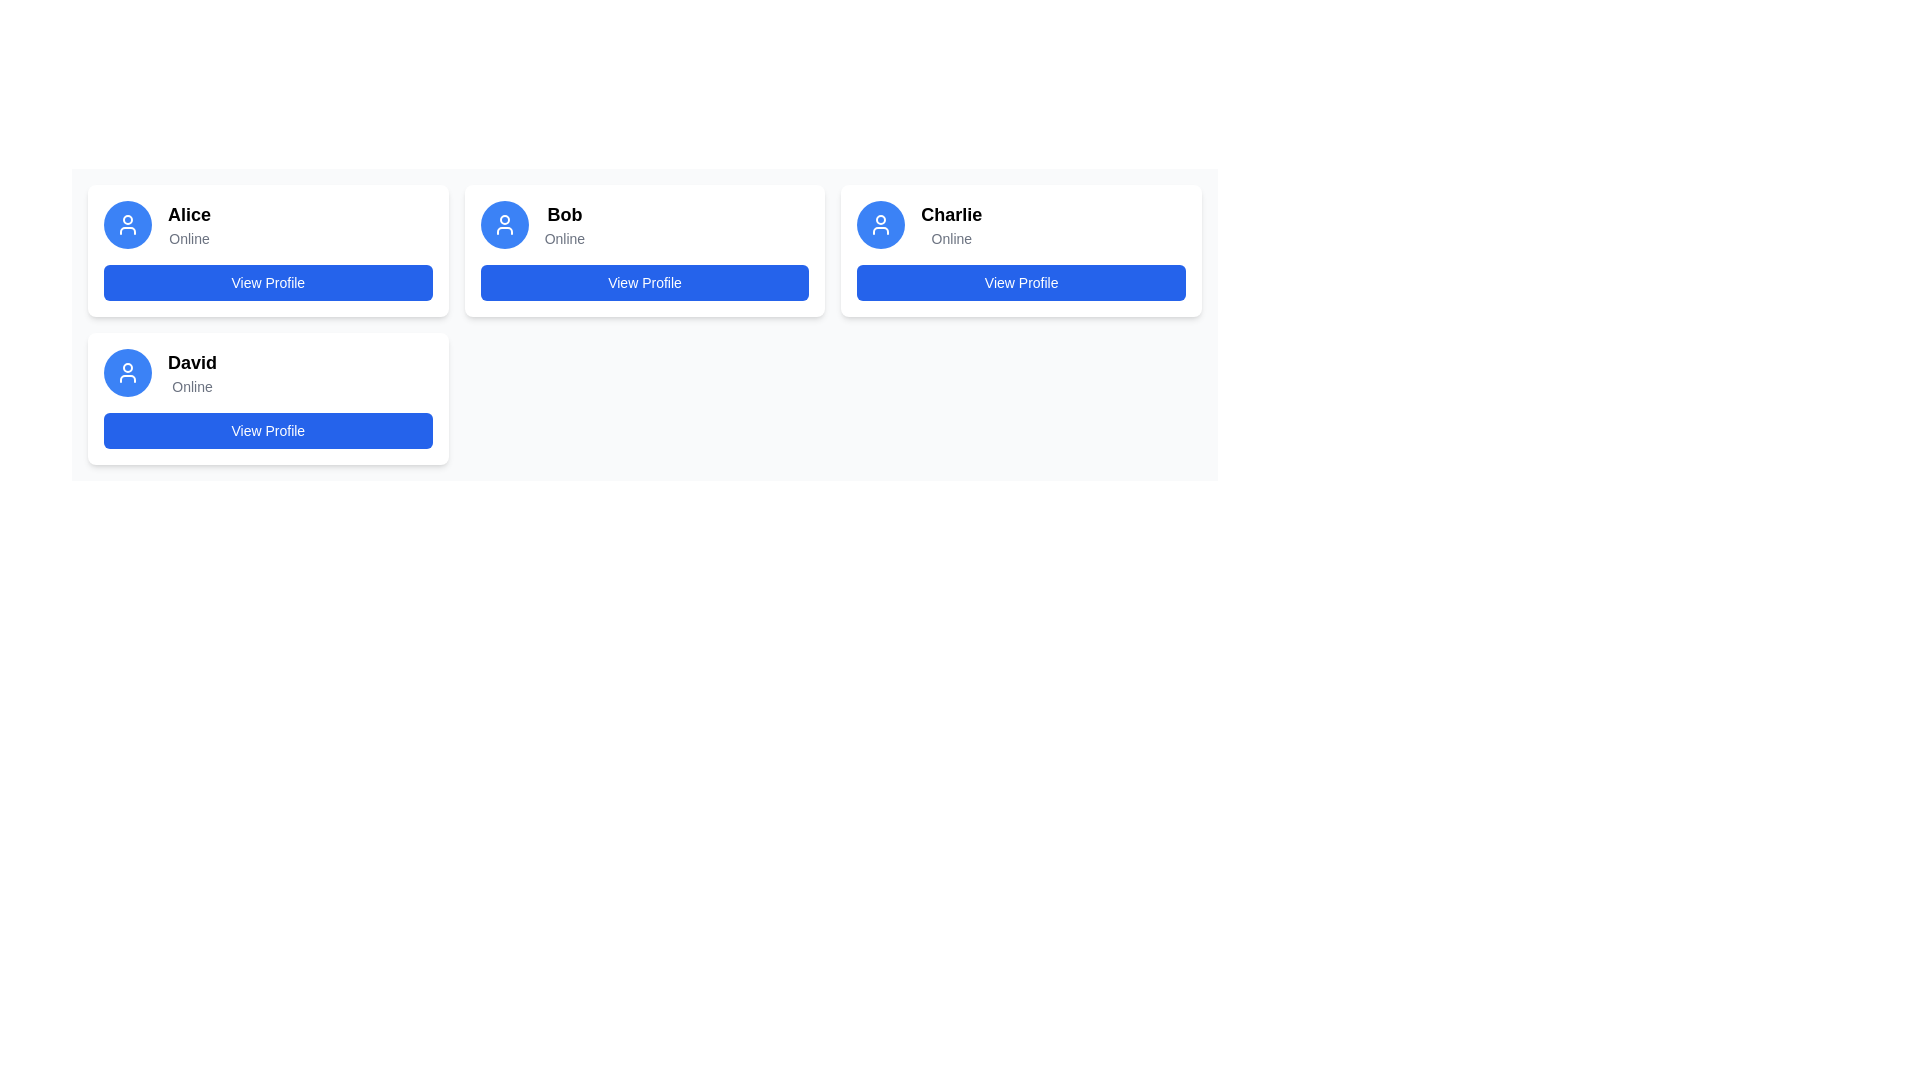 The image size is (1920, 1080). Describe the element at coordinates (950, 224) in the screenshot. I see `text content indicating the online status of the user named 'Charlie', which is located in the top-right card of the user grid layout beneath the user's avatar` at that location.